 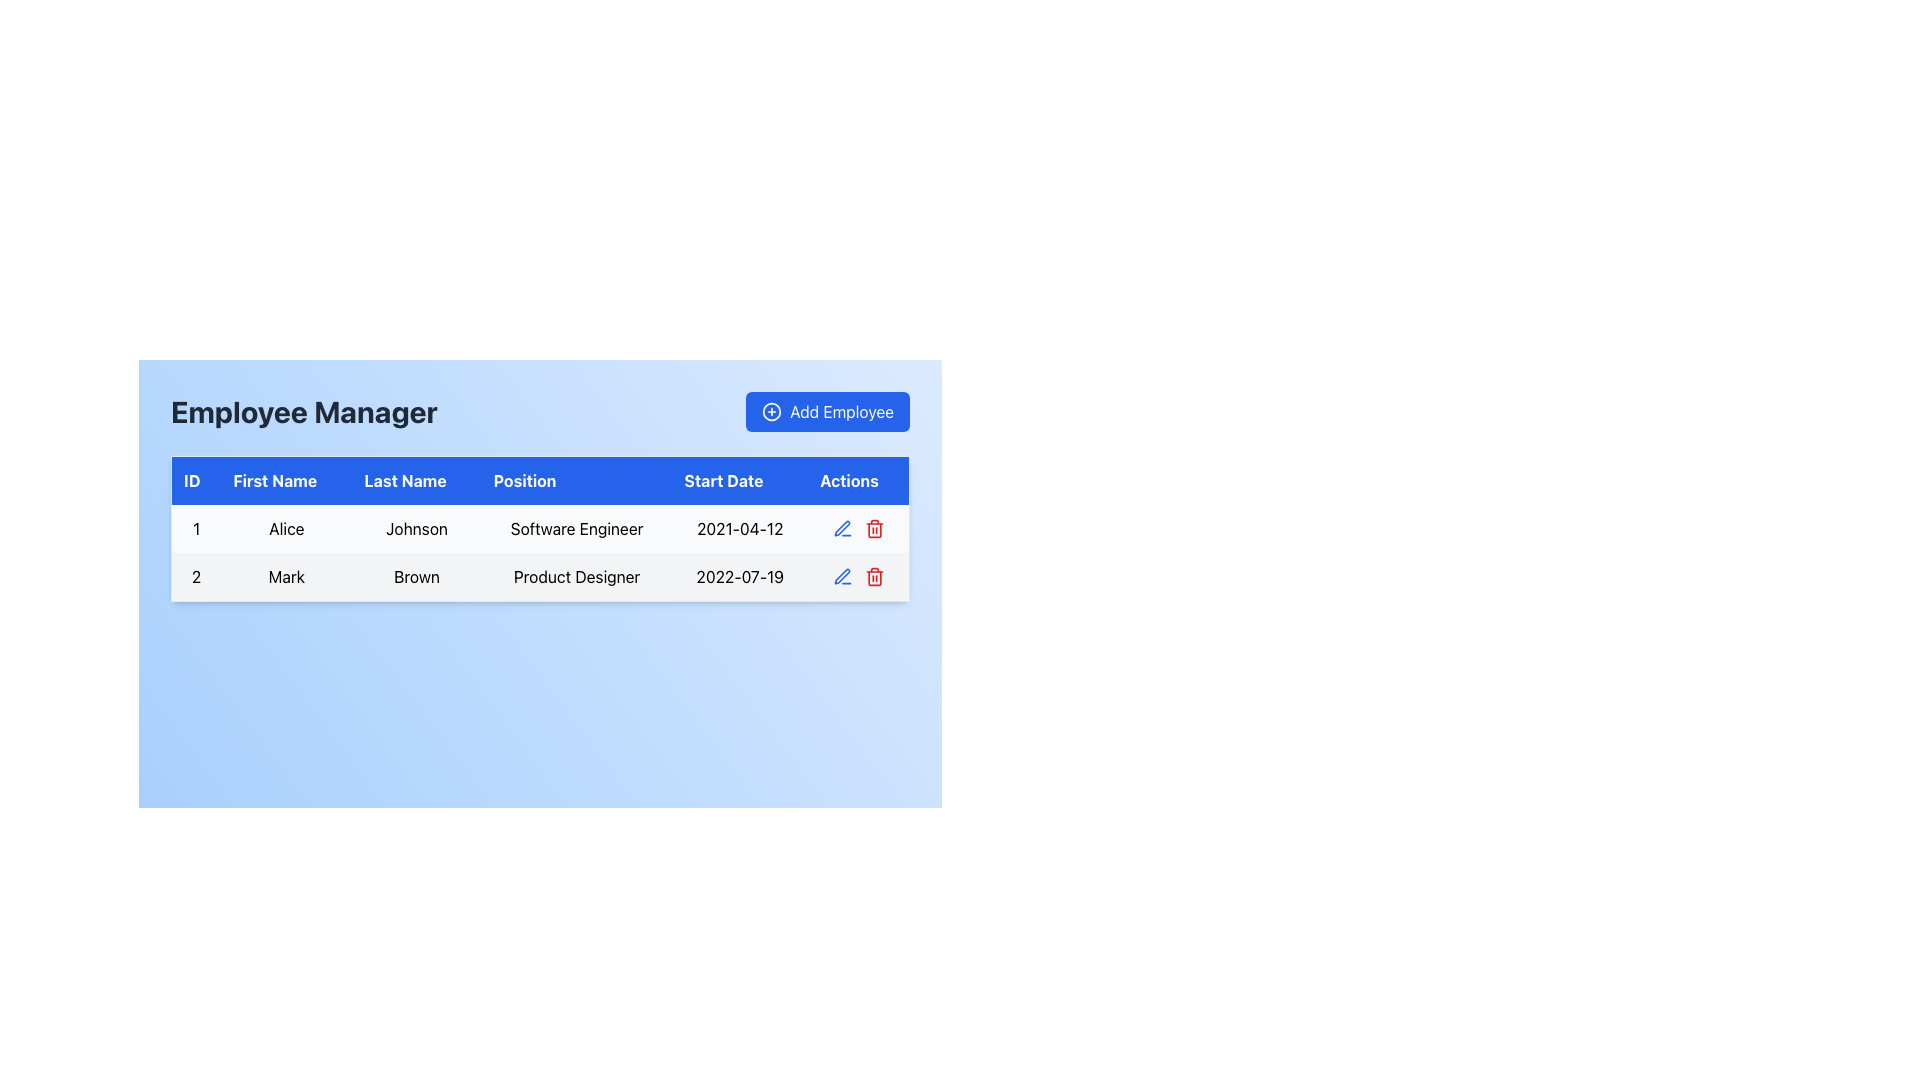 What do you see at coordinates (842, 527) in the screenshot?
I see `the pen icon in the 'Actions' column adjacent to the second row of employee data for 'Mark Brown, Product Designer' to trigger the tooltip or hover effect` at bounding box center [842, 527].